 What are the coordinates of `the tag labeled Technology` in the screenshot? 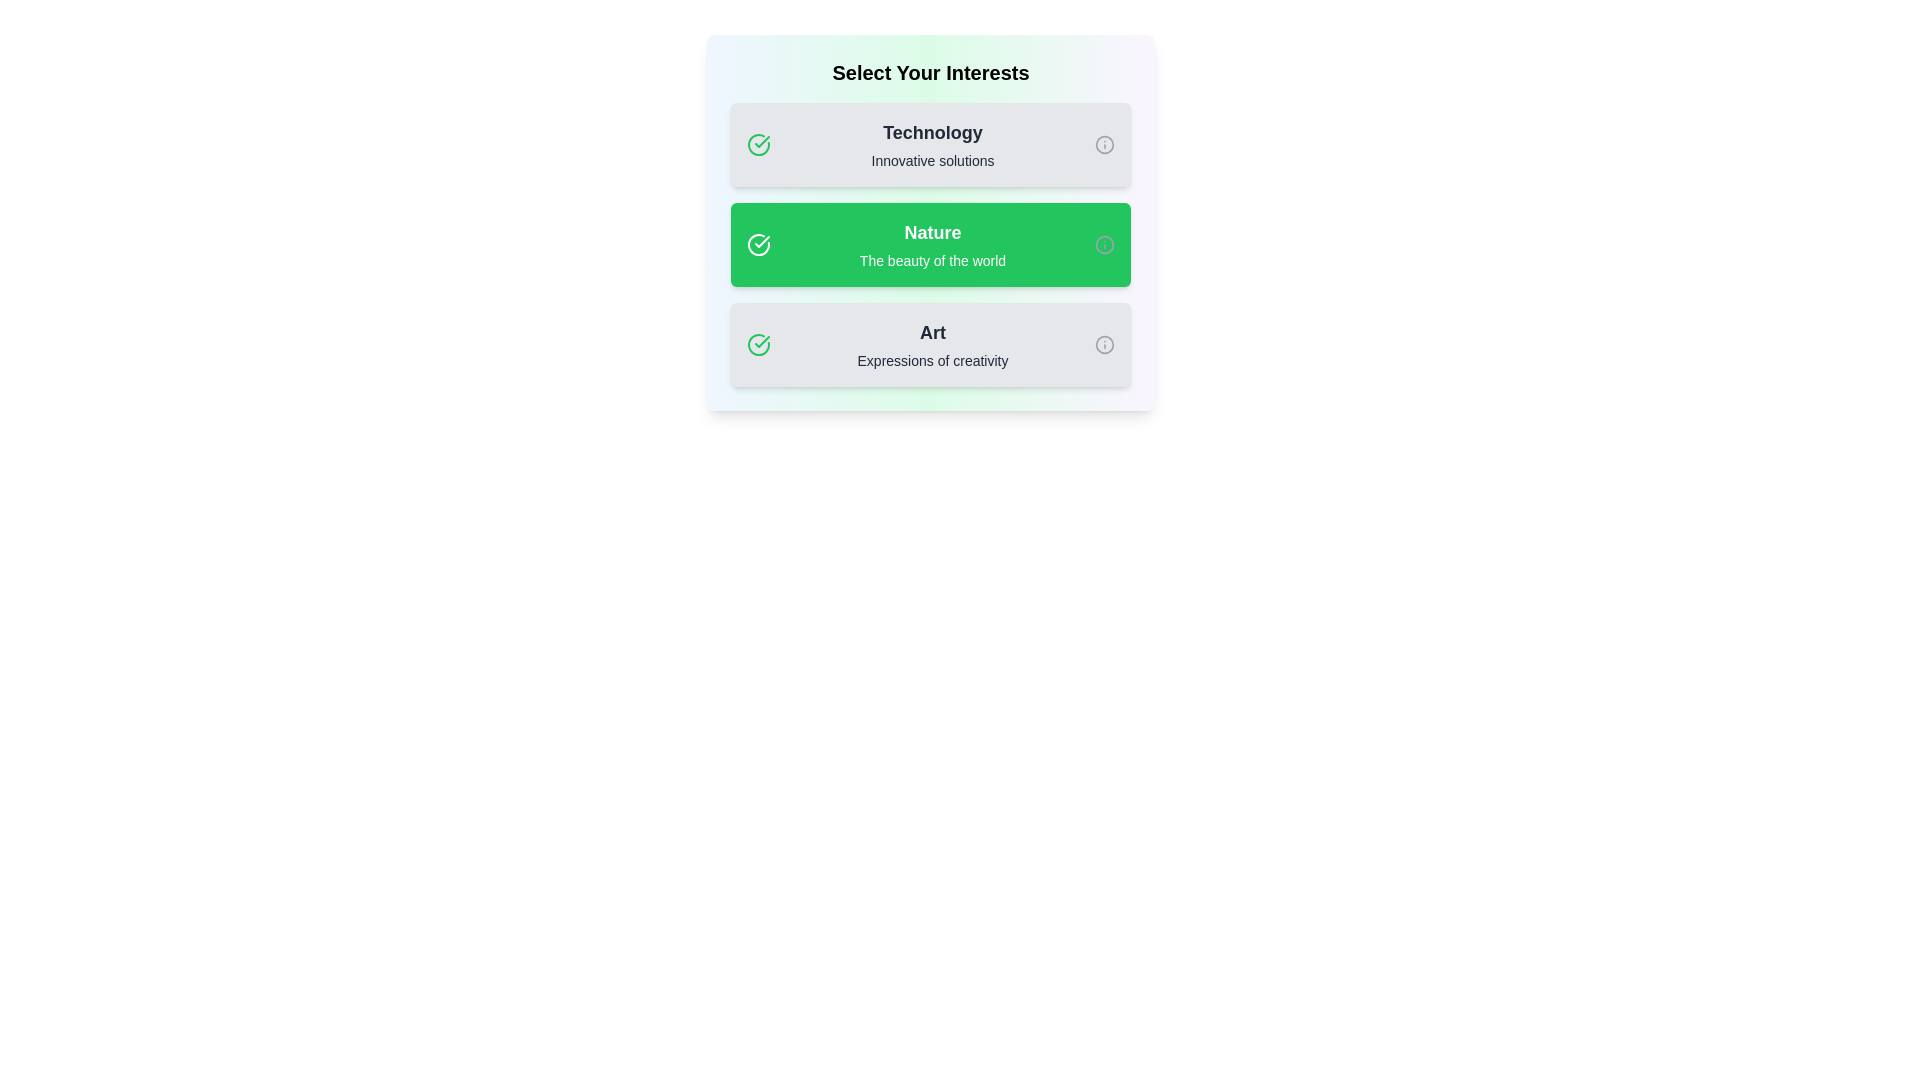 It's located at (930, 144).